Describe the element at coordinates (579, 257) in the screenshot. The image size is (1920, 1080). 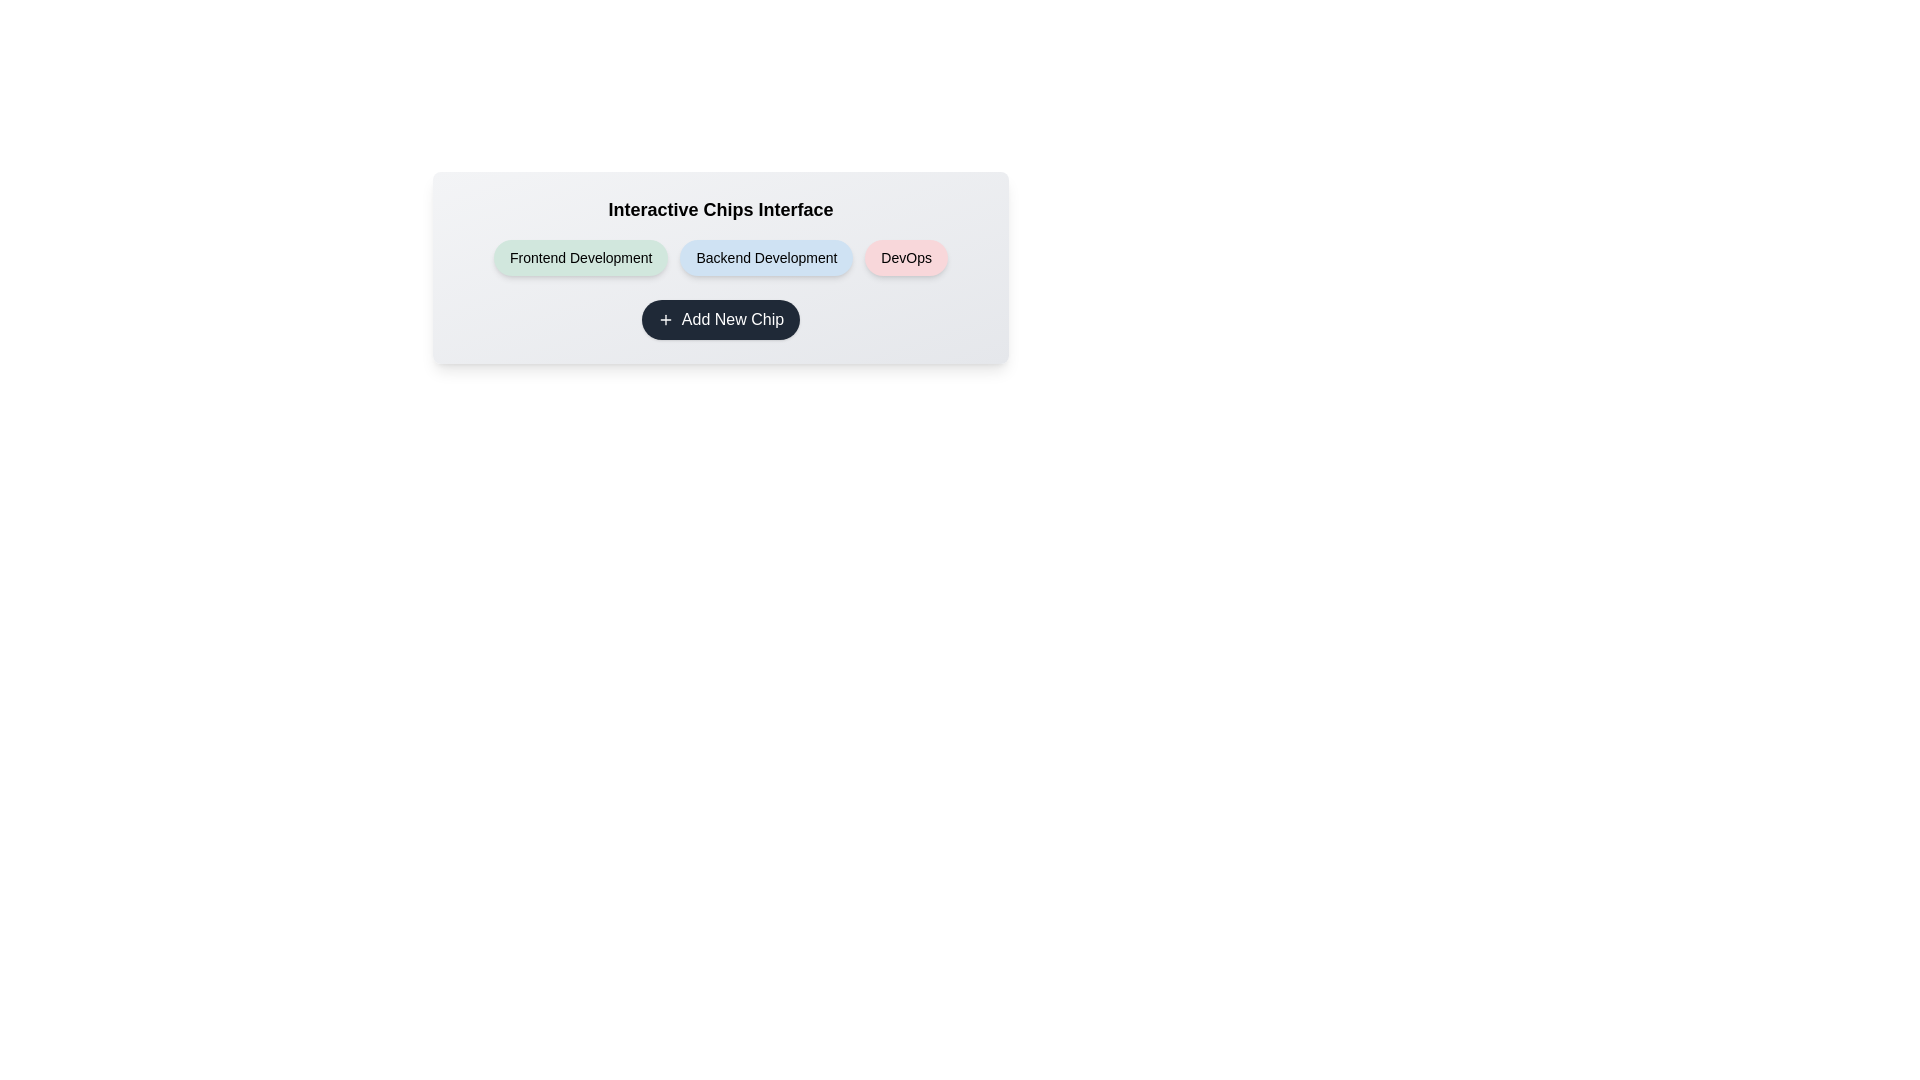
I see `the 'Frontend Development' chip` at that location.